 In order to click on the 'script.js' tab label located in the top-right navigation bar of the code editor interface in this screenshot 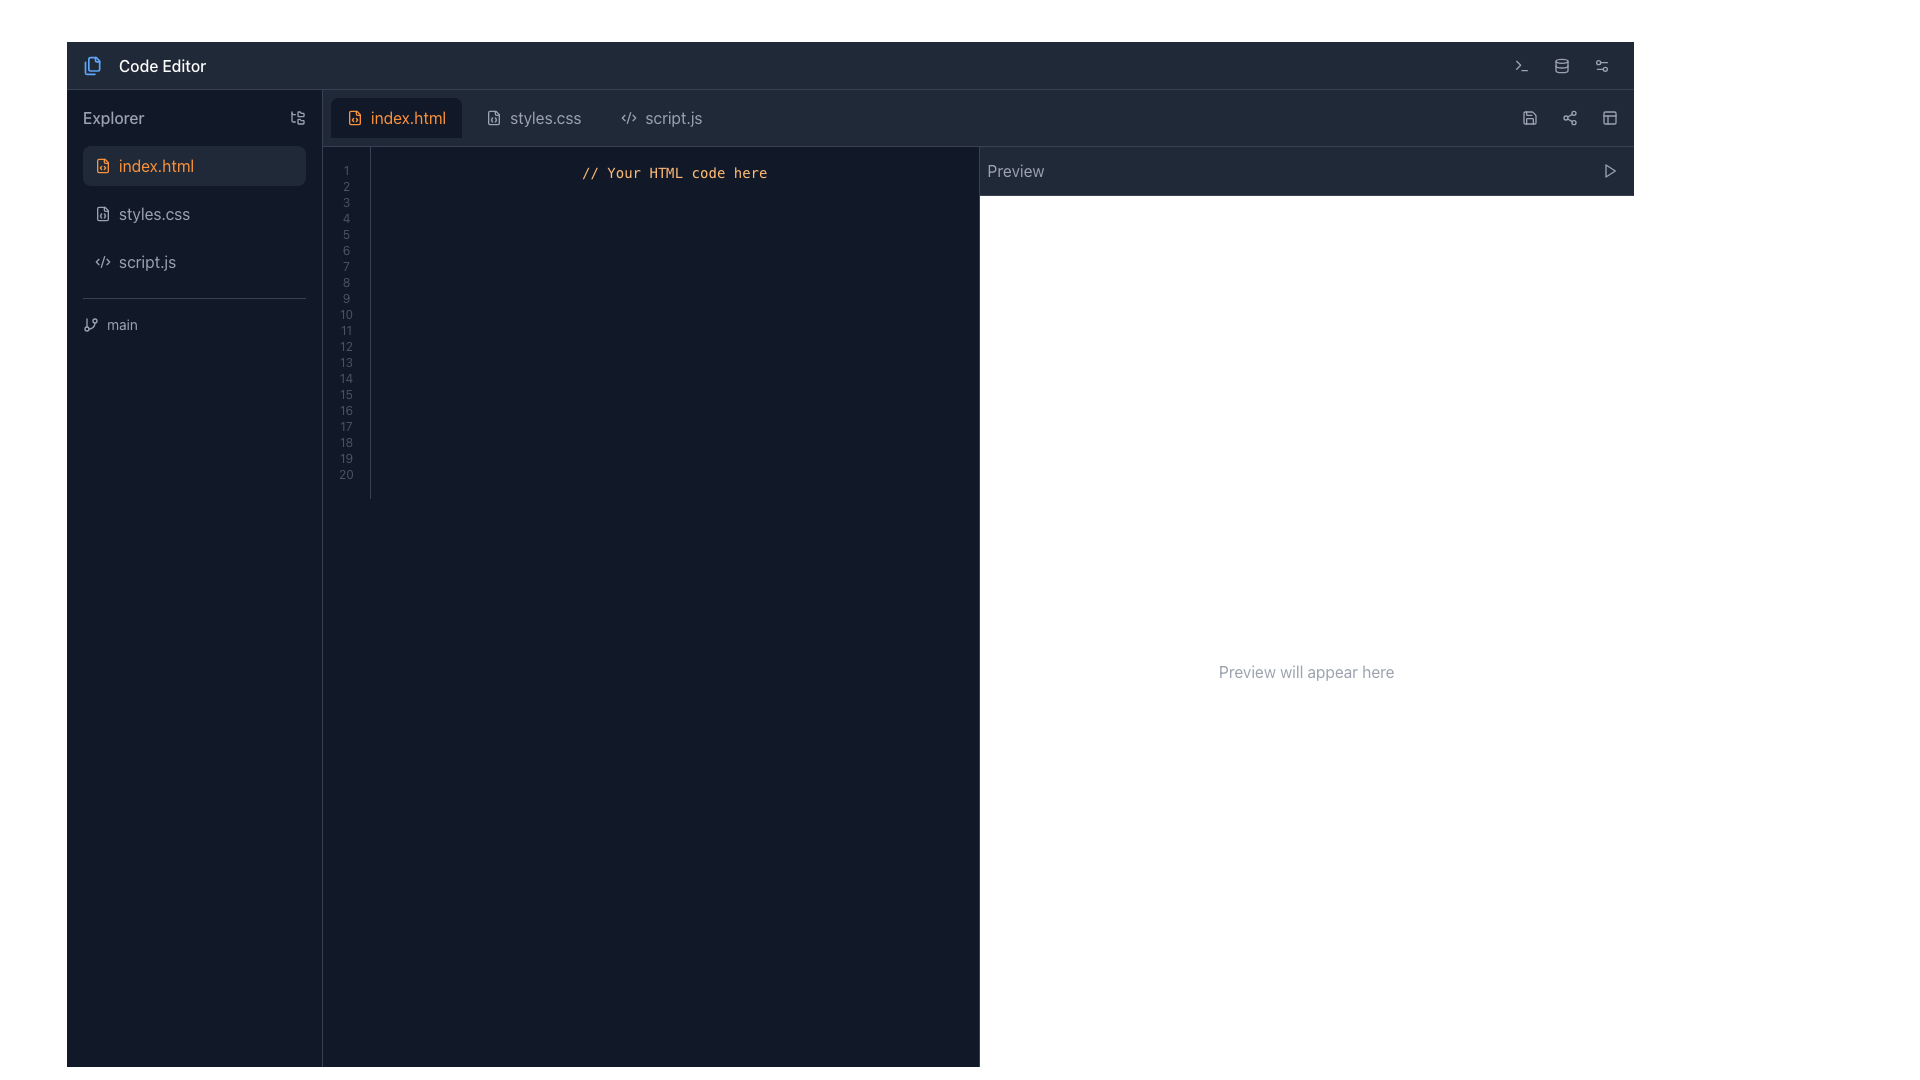, I will do `click(673, 118)`.